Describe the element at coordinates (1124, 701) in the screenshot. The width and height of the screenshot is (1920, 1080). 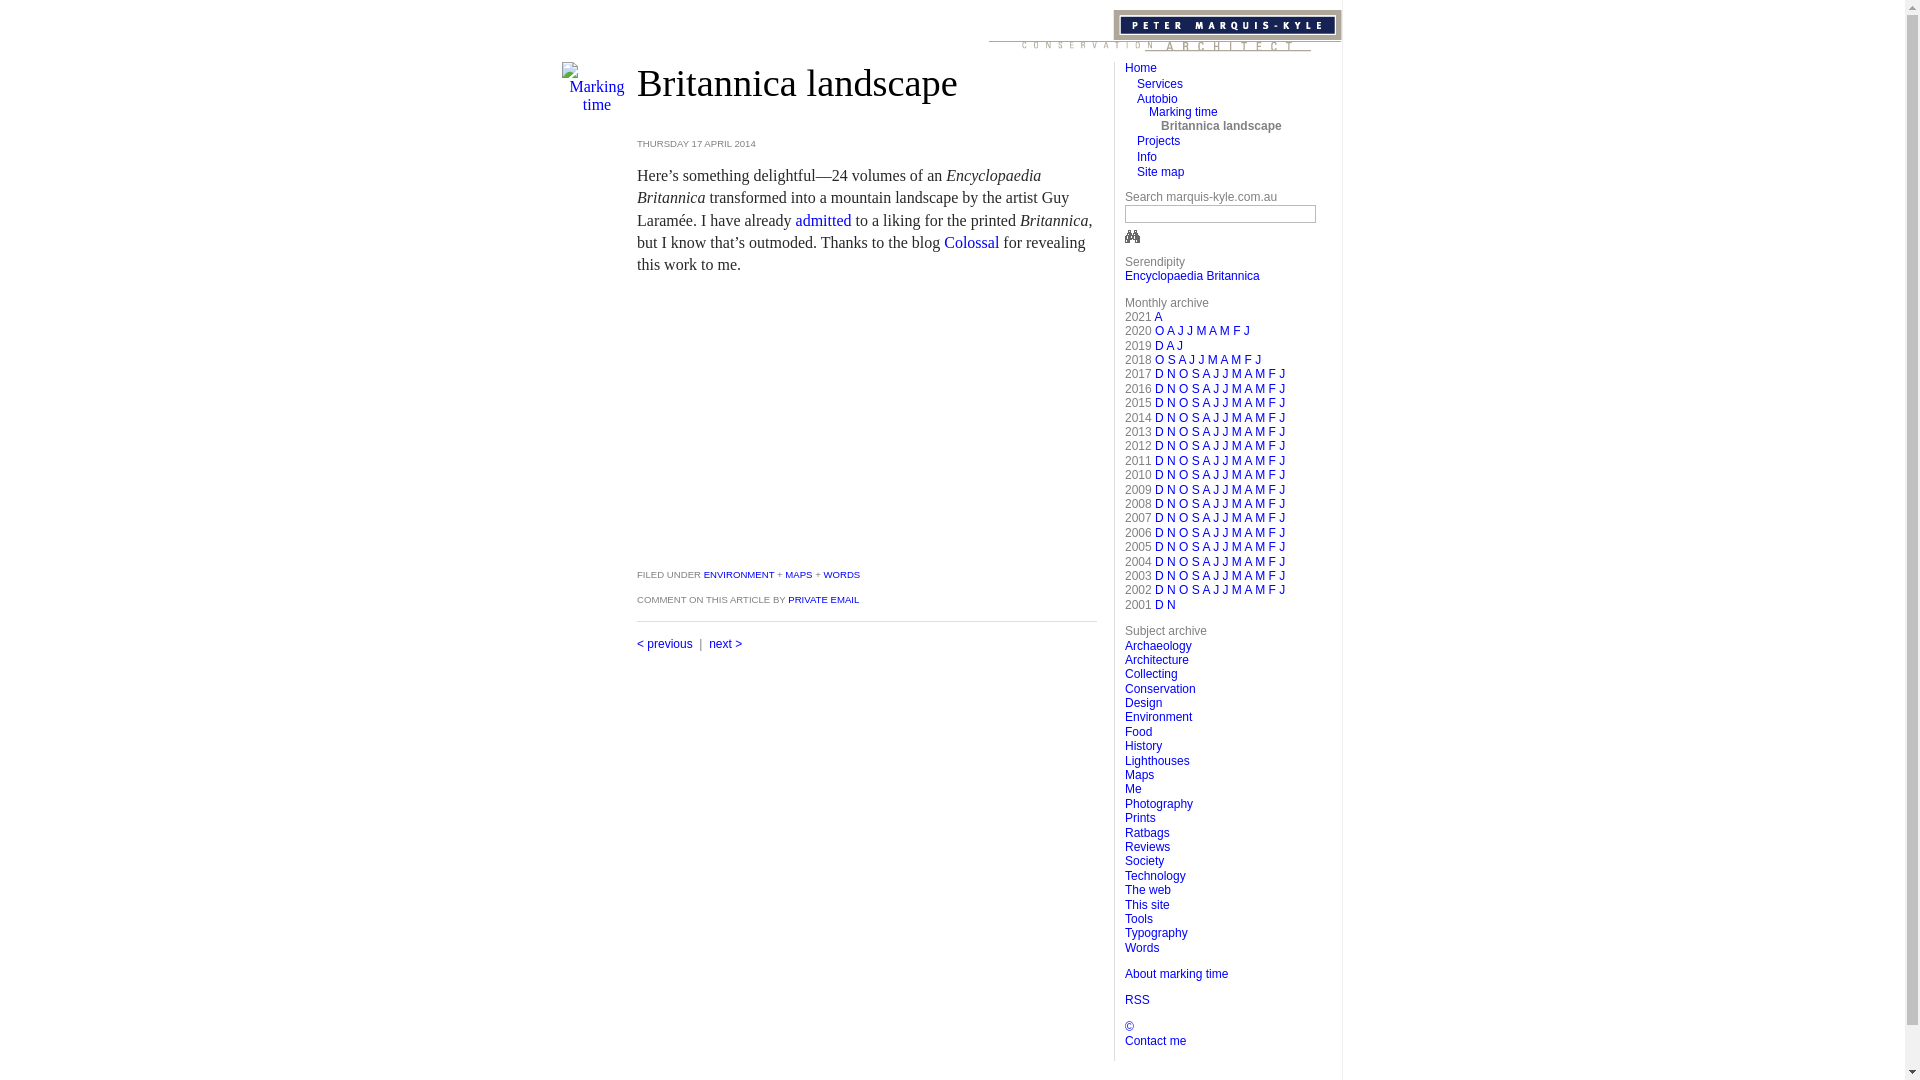
I see `'Design'` at that location.